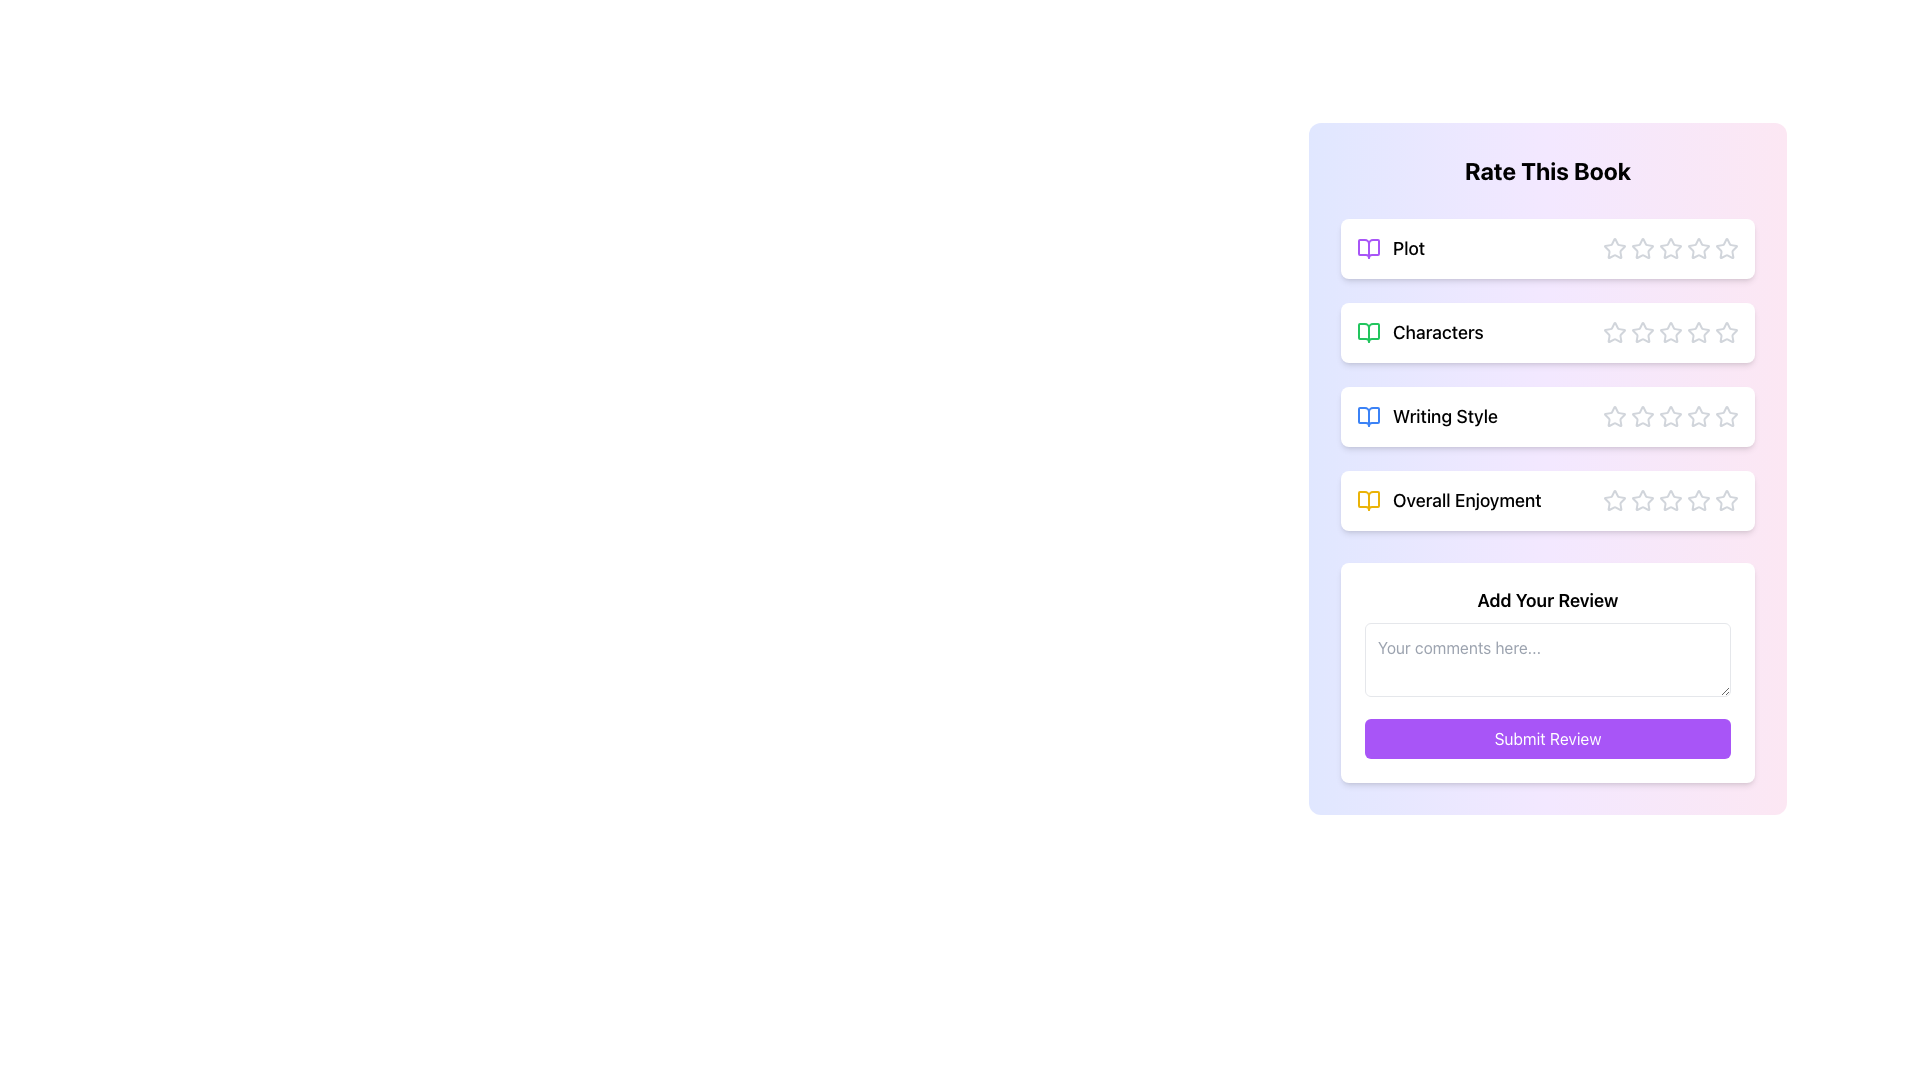 This screenshot has height=1080, width=1920. What do you see at coordinates (1726, 248) in the screenshot?
I see `the fifth interactive rating star in the 'Plot' category to assign a 5-star rating` at bounding box center [1726, 248].